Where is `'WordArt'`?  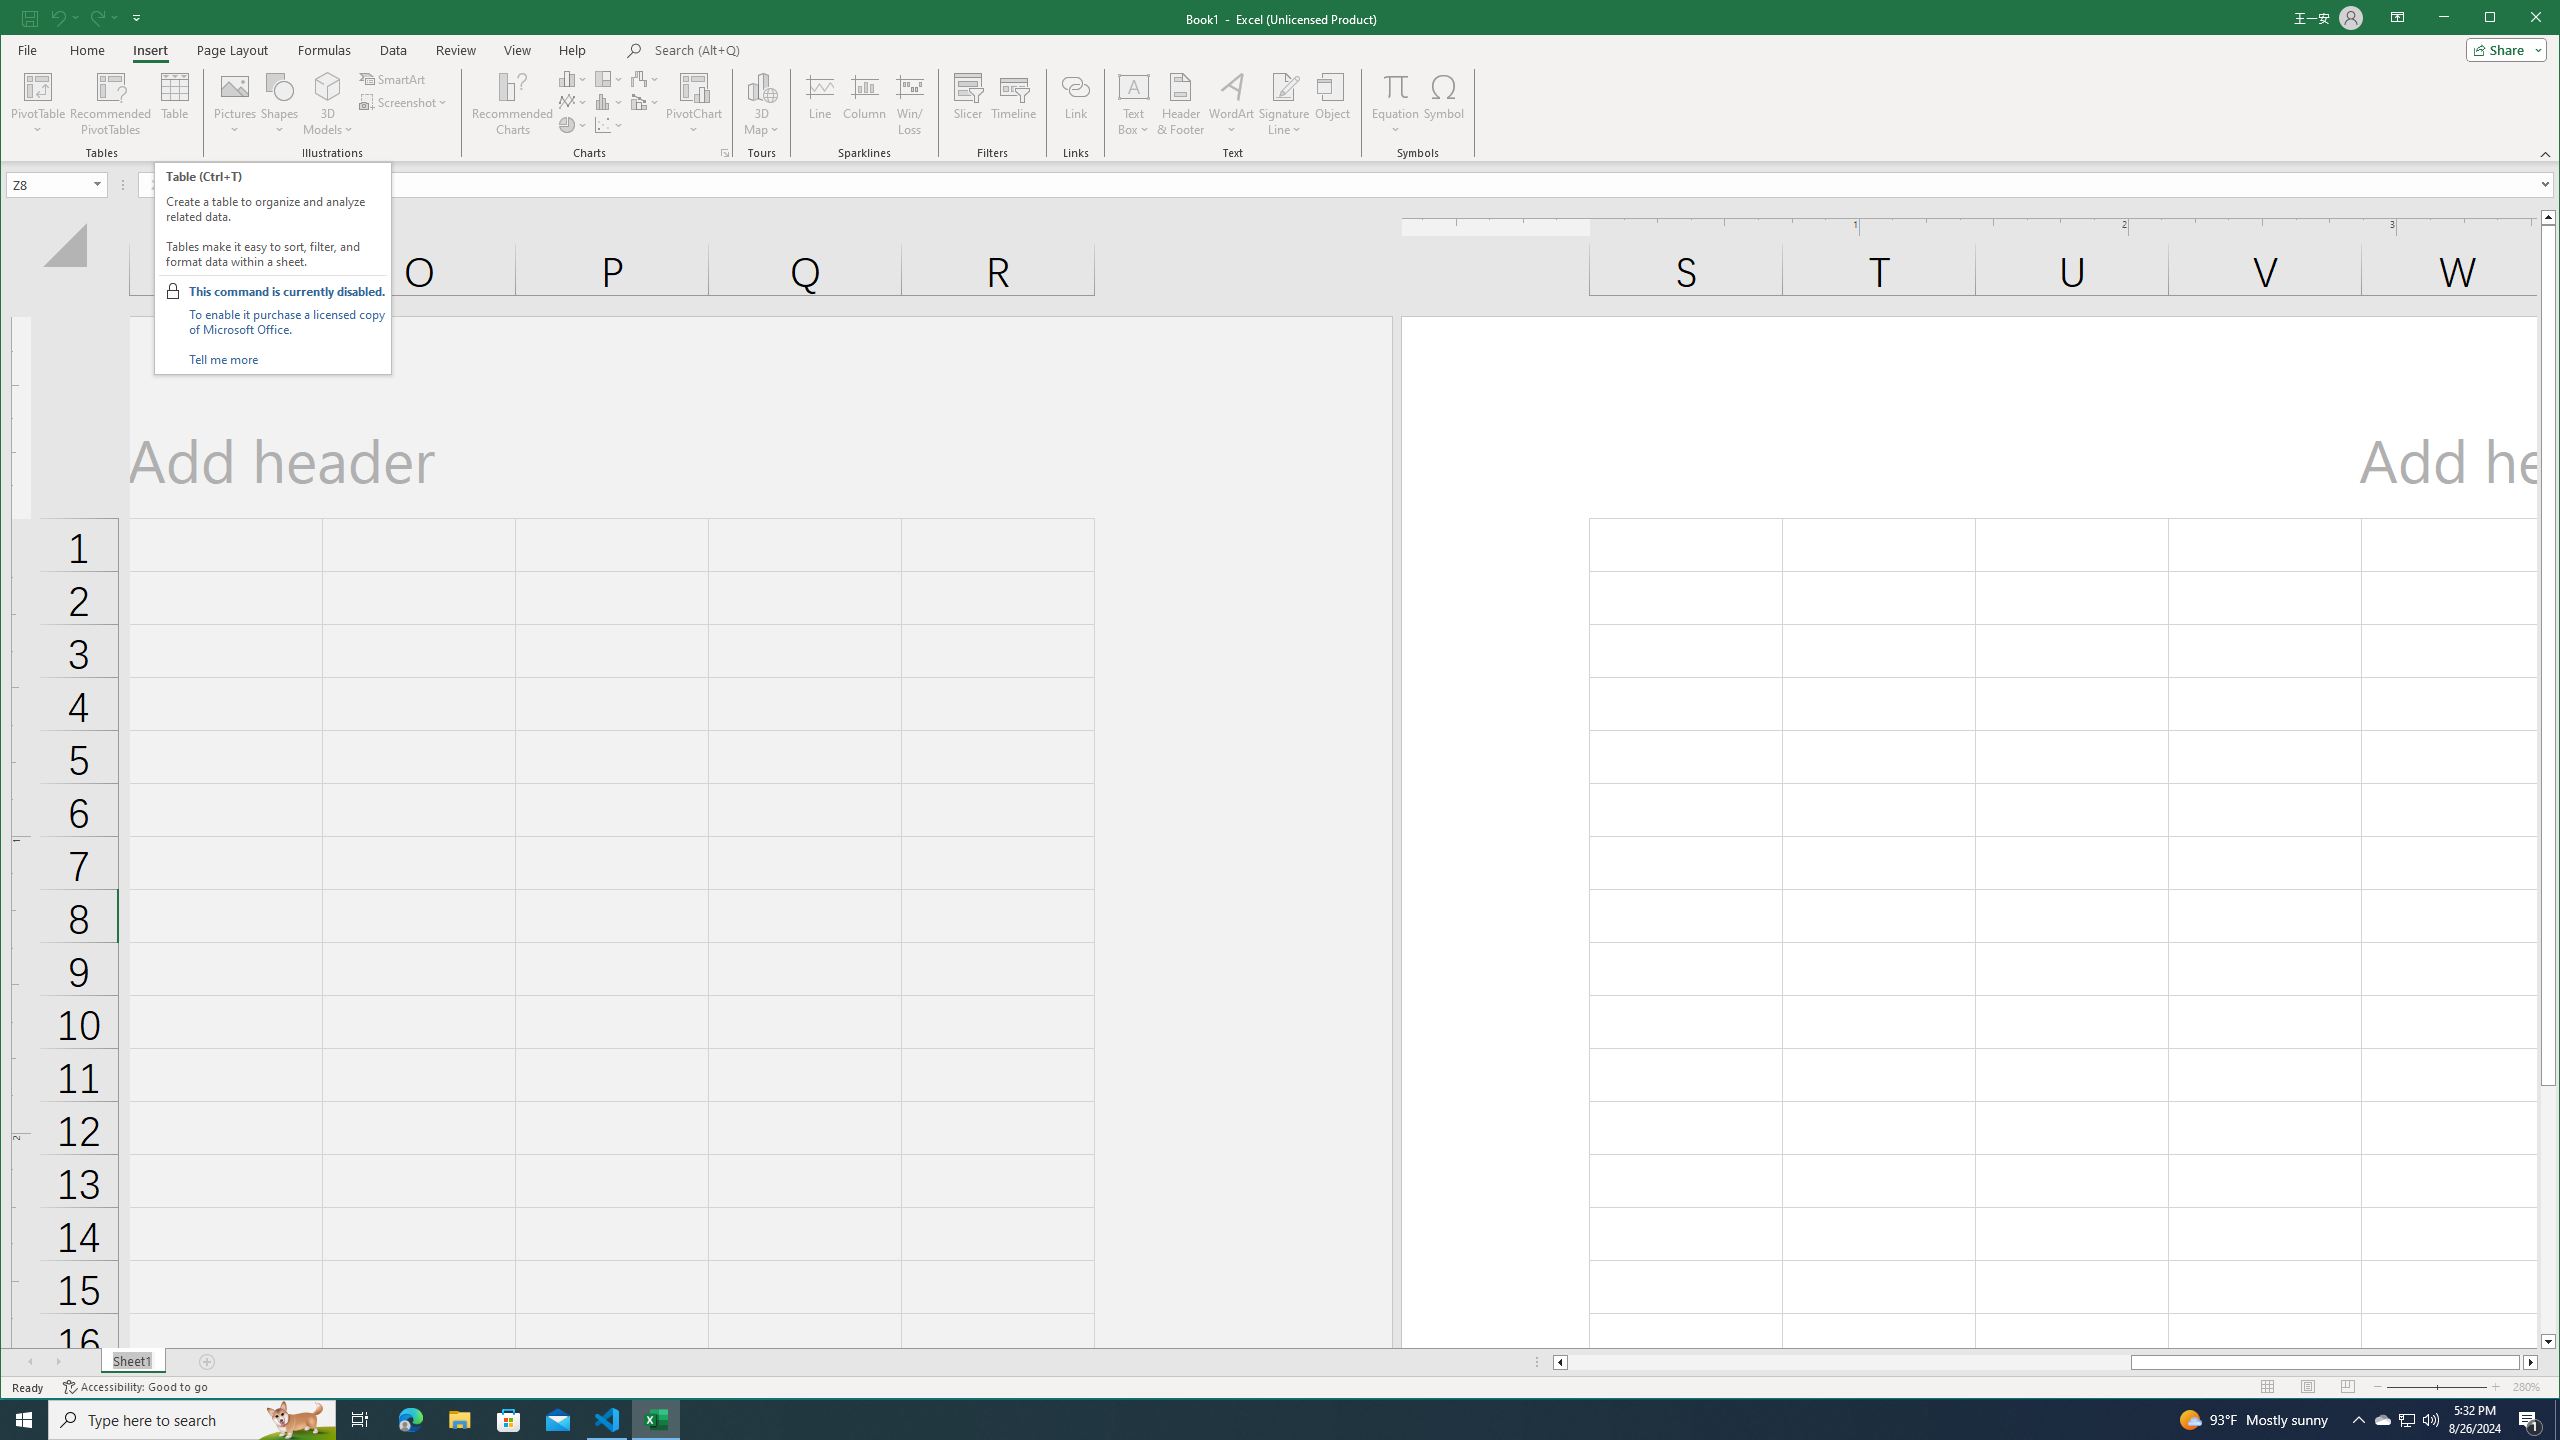
'WordArt' is located at coordinates (1231, 103).